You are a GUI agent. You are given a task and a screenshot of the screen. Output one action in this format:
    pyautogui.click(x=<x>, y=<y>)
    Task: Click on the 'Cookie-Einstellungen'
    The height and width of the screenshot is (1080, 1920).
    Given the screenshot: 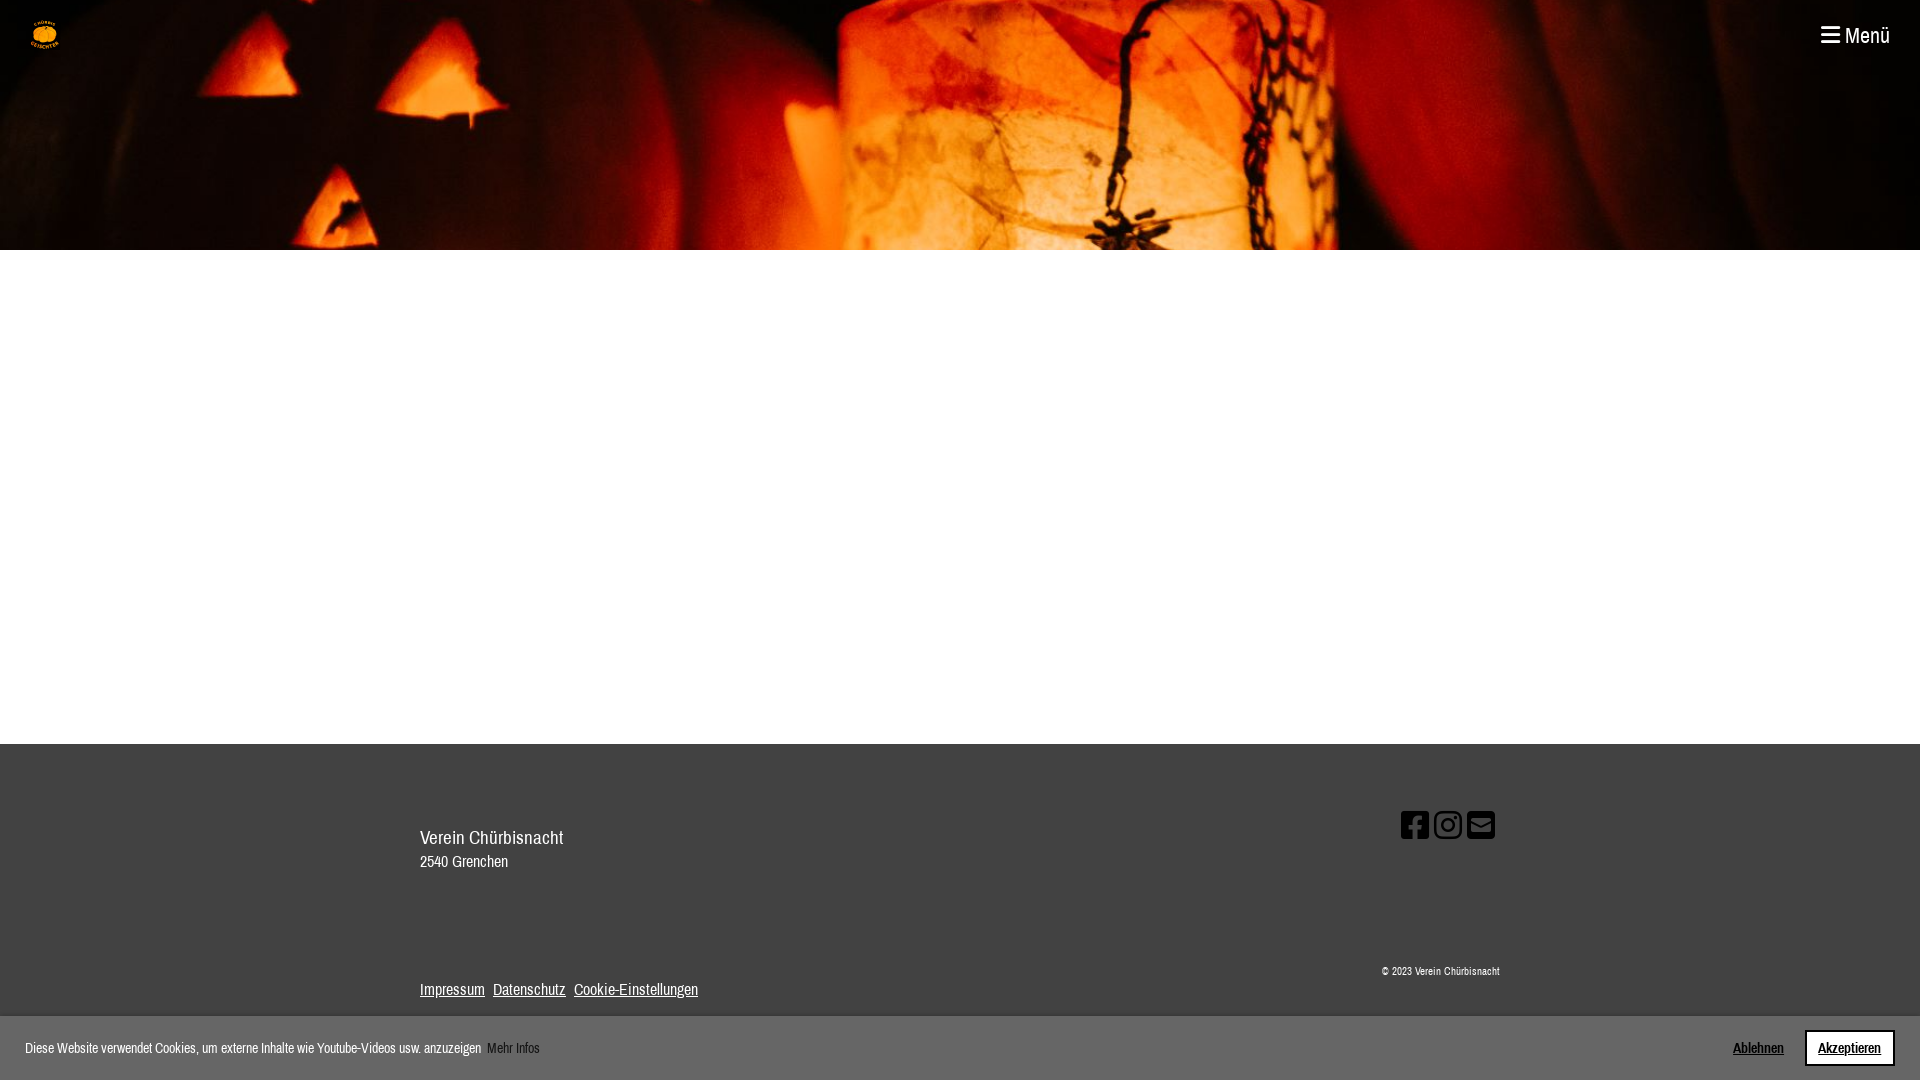 What is the action you would take?
    pyautogui.click(x=634, y=987)
    